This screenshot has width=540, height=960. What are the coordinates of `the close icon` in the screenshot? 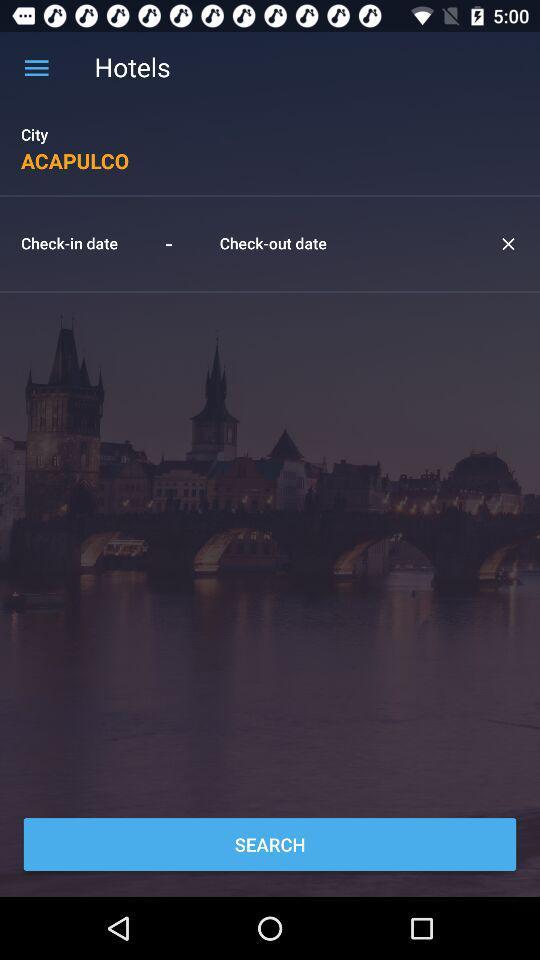 It's located at (508, 260).